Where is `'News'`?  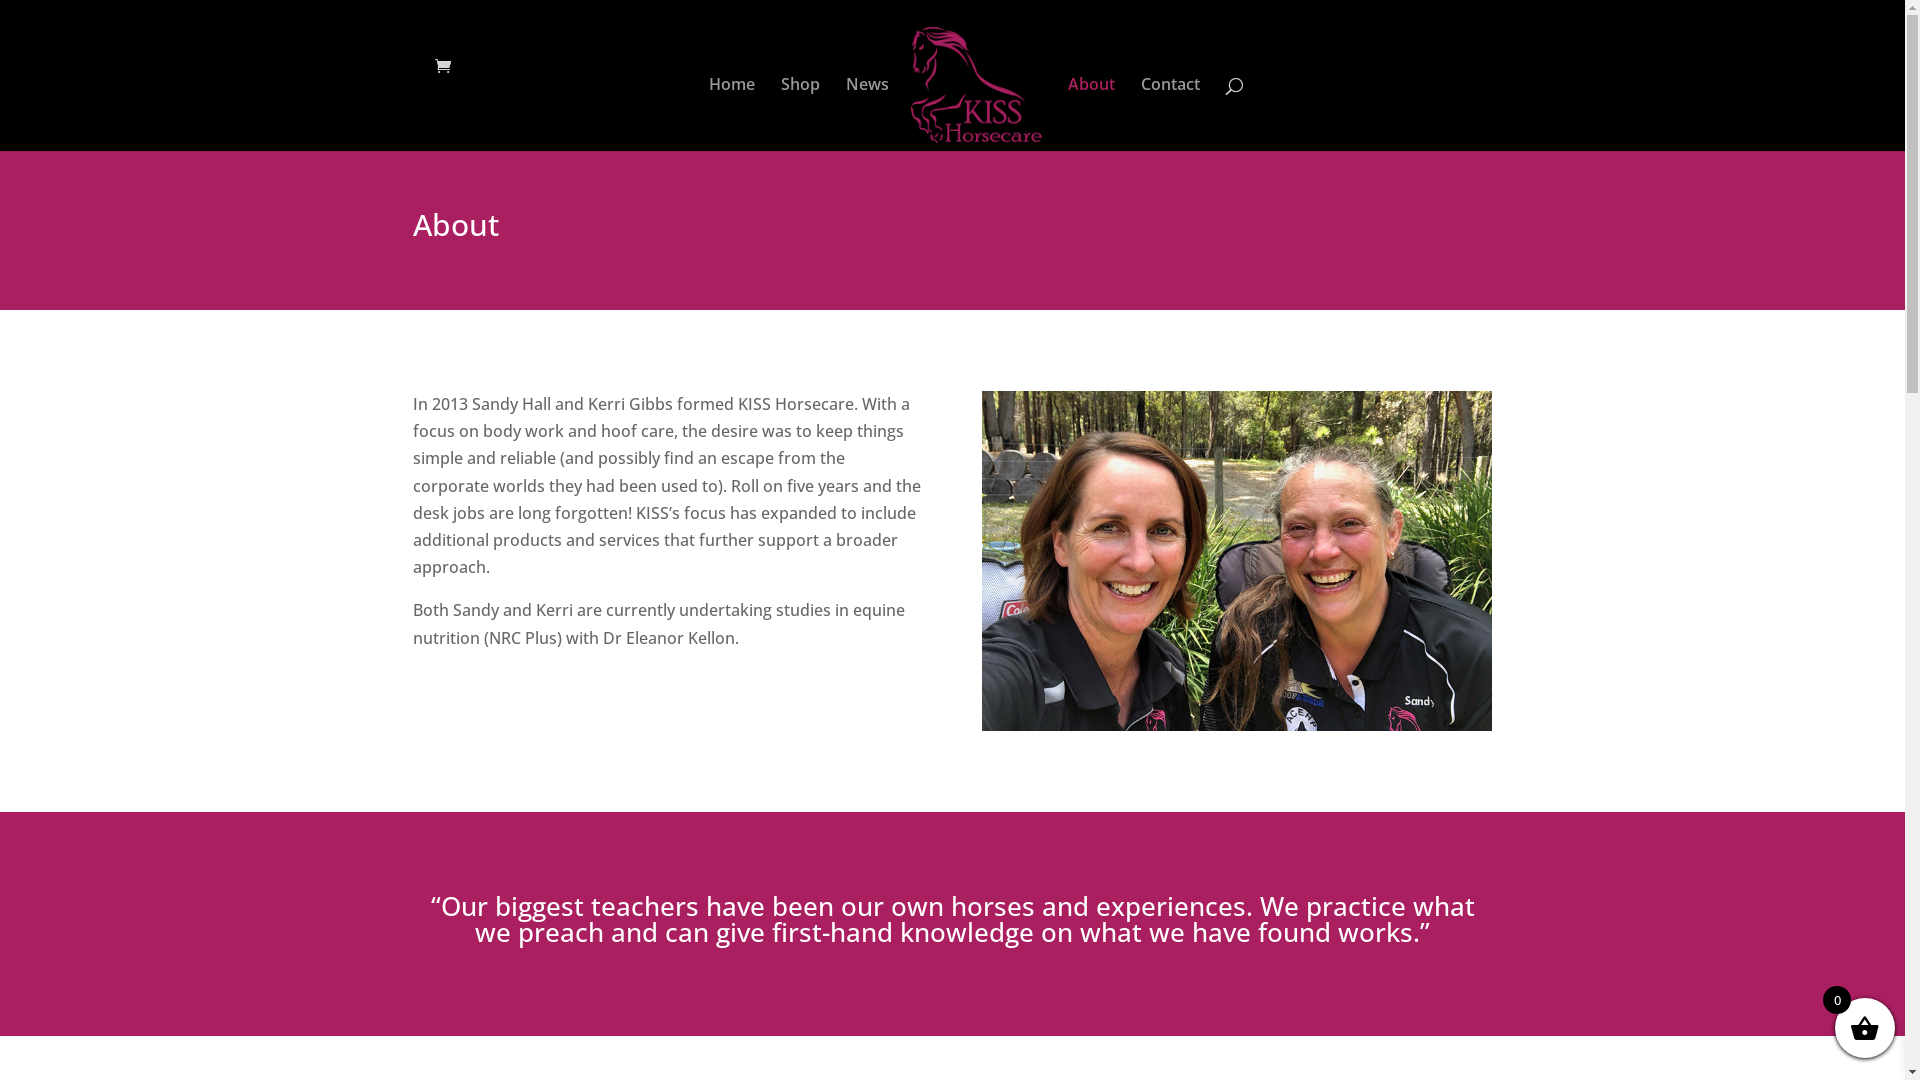
'News' is located at coordinates (845, 114).